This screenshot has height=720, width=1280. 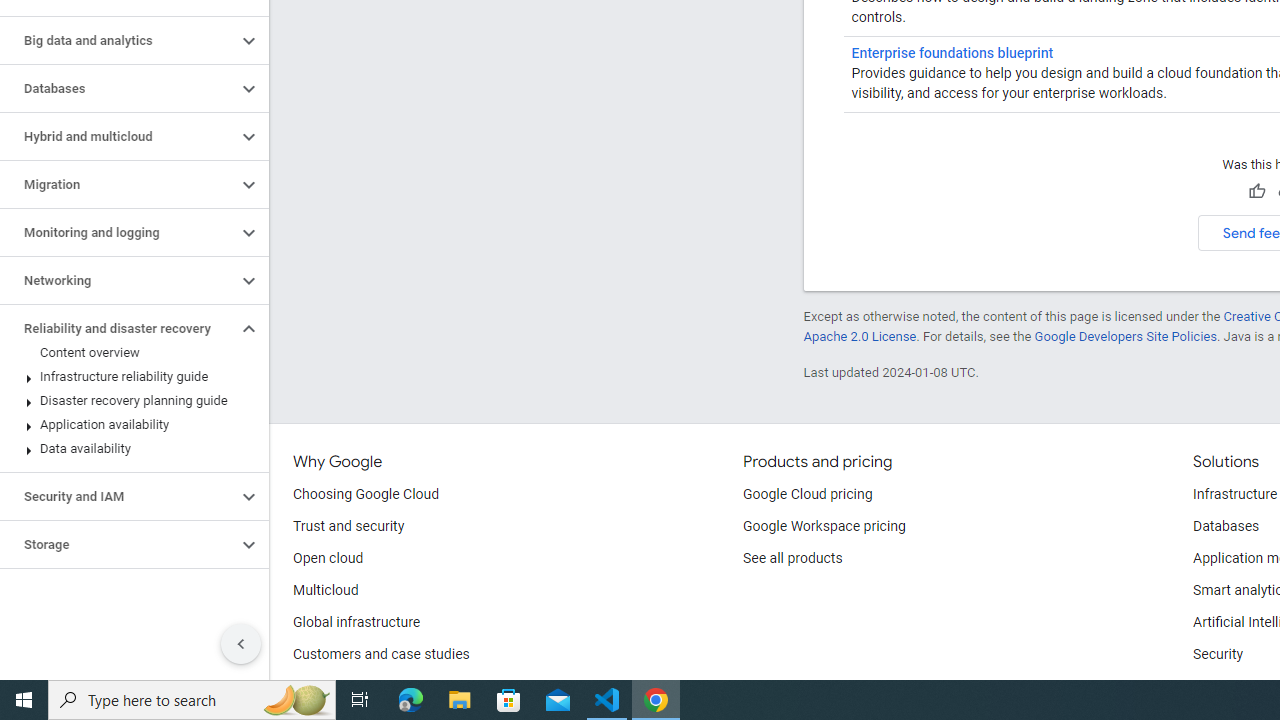 What do you see at coordinates (129, 376) in the screenshot?
I see `'Infrastructure reliability guide'` at bounding box center [129, 376].